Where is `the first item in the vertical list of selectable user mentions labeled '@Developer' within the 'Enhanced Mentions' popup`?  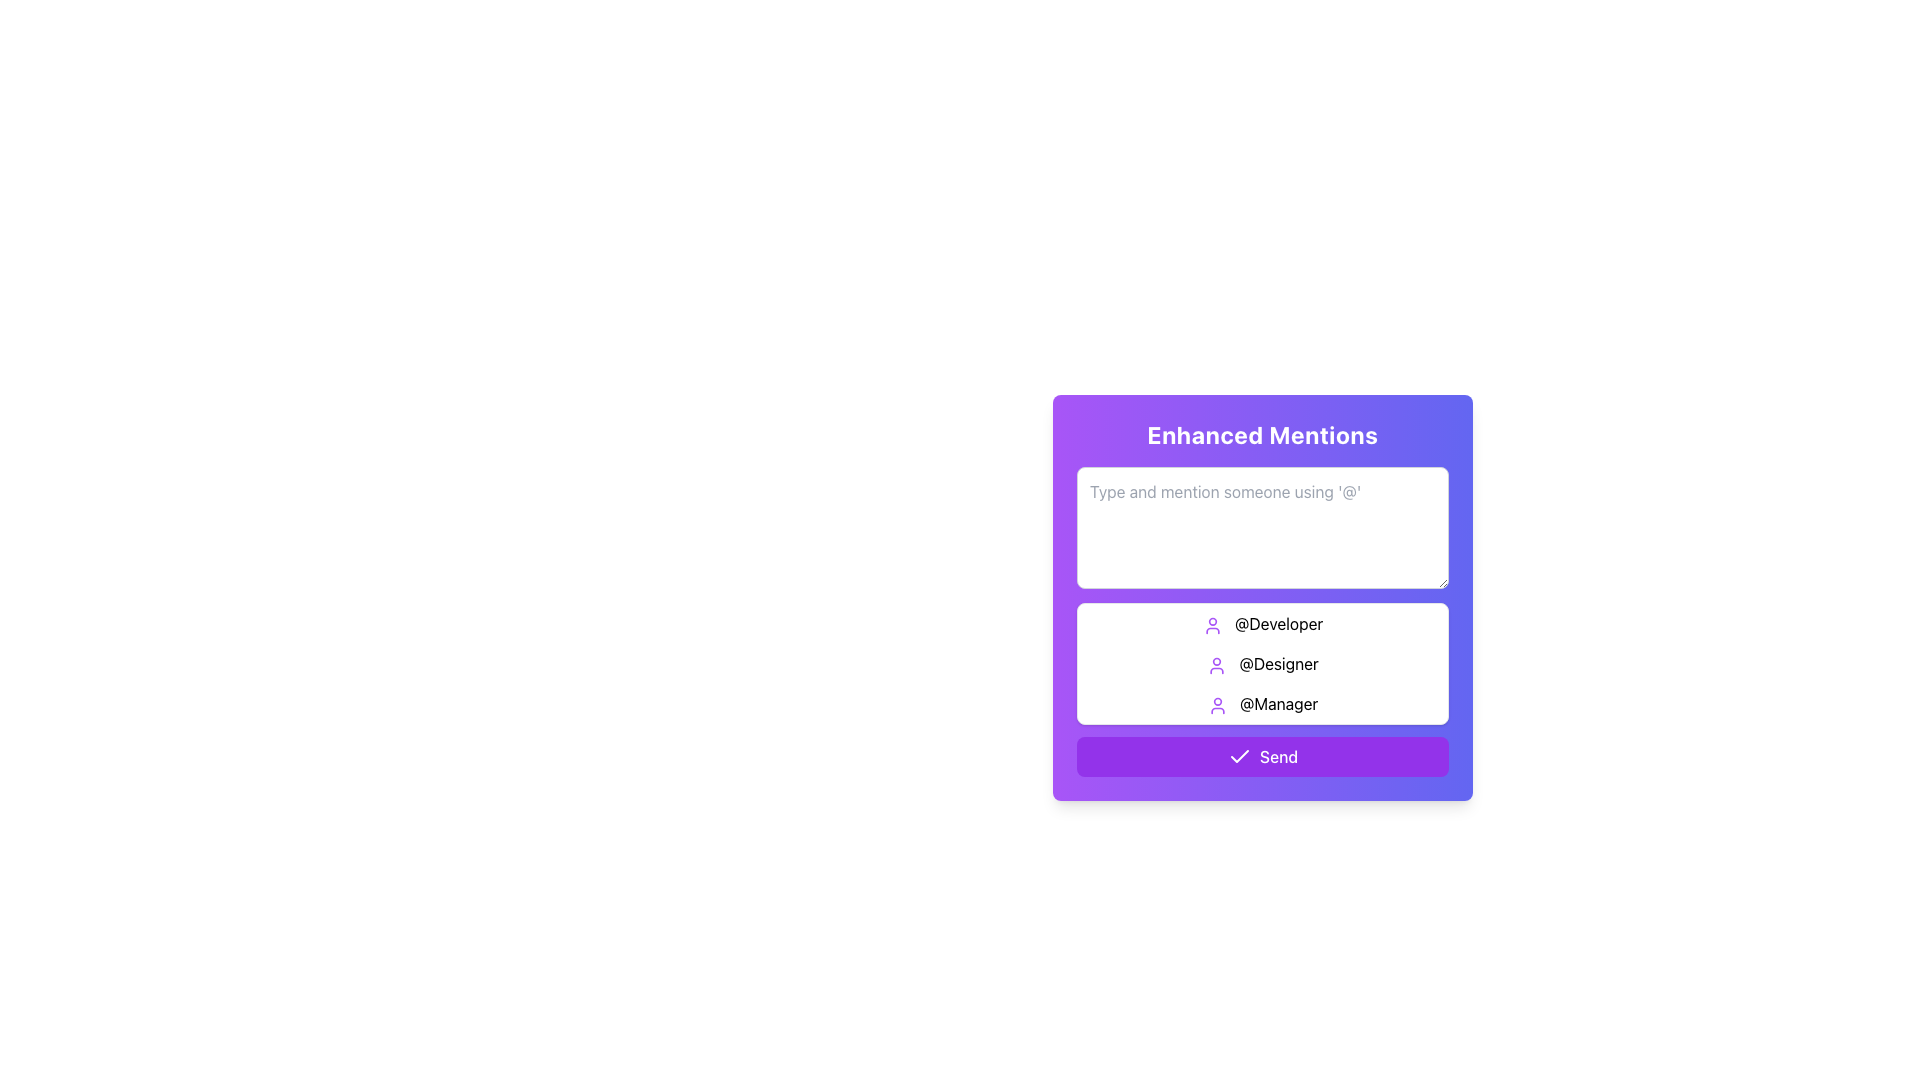
the first item in the vertical list of selectable user mentions labeled '@Developer' within the 'Enhanced Mentions' popup is located at coordinates (1261, 623).